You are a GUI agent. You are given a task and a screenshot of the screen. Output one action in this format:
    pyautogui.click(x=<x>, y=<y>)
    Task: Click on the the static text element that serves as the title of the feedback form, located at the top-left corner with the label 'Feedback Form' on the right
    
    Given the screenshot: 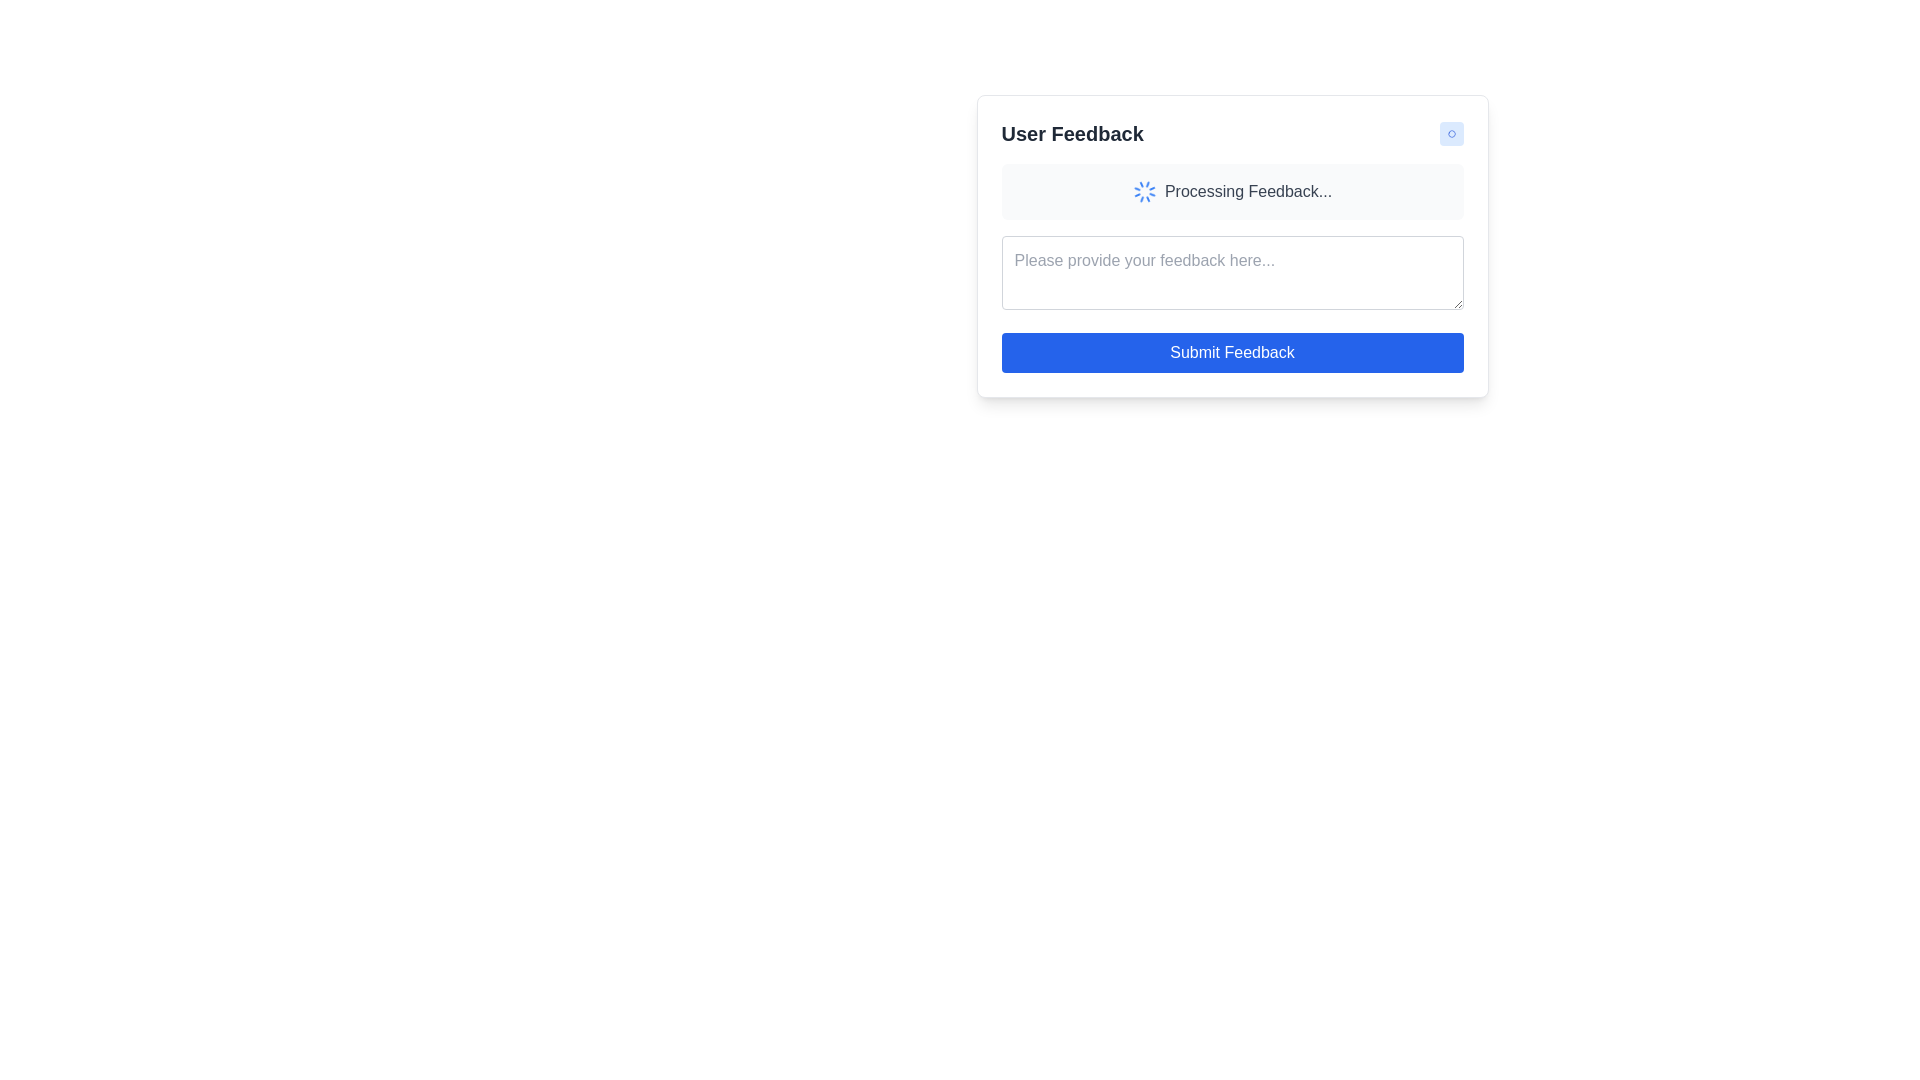 What is the action you would take?
    pyautogui.click(x=1071, y=134)
    